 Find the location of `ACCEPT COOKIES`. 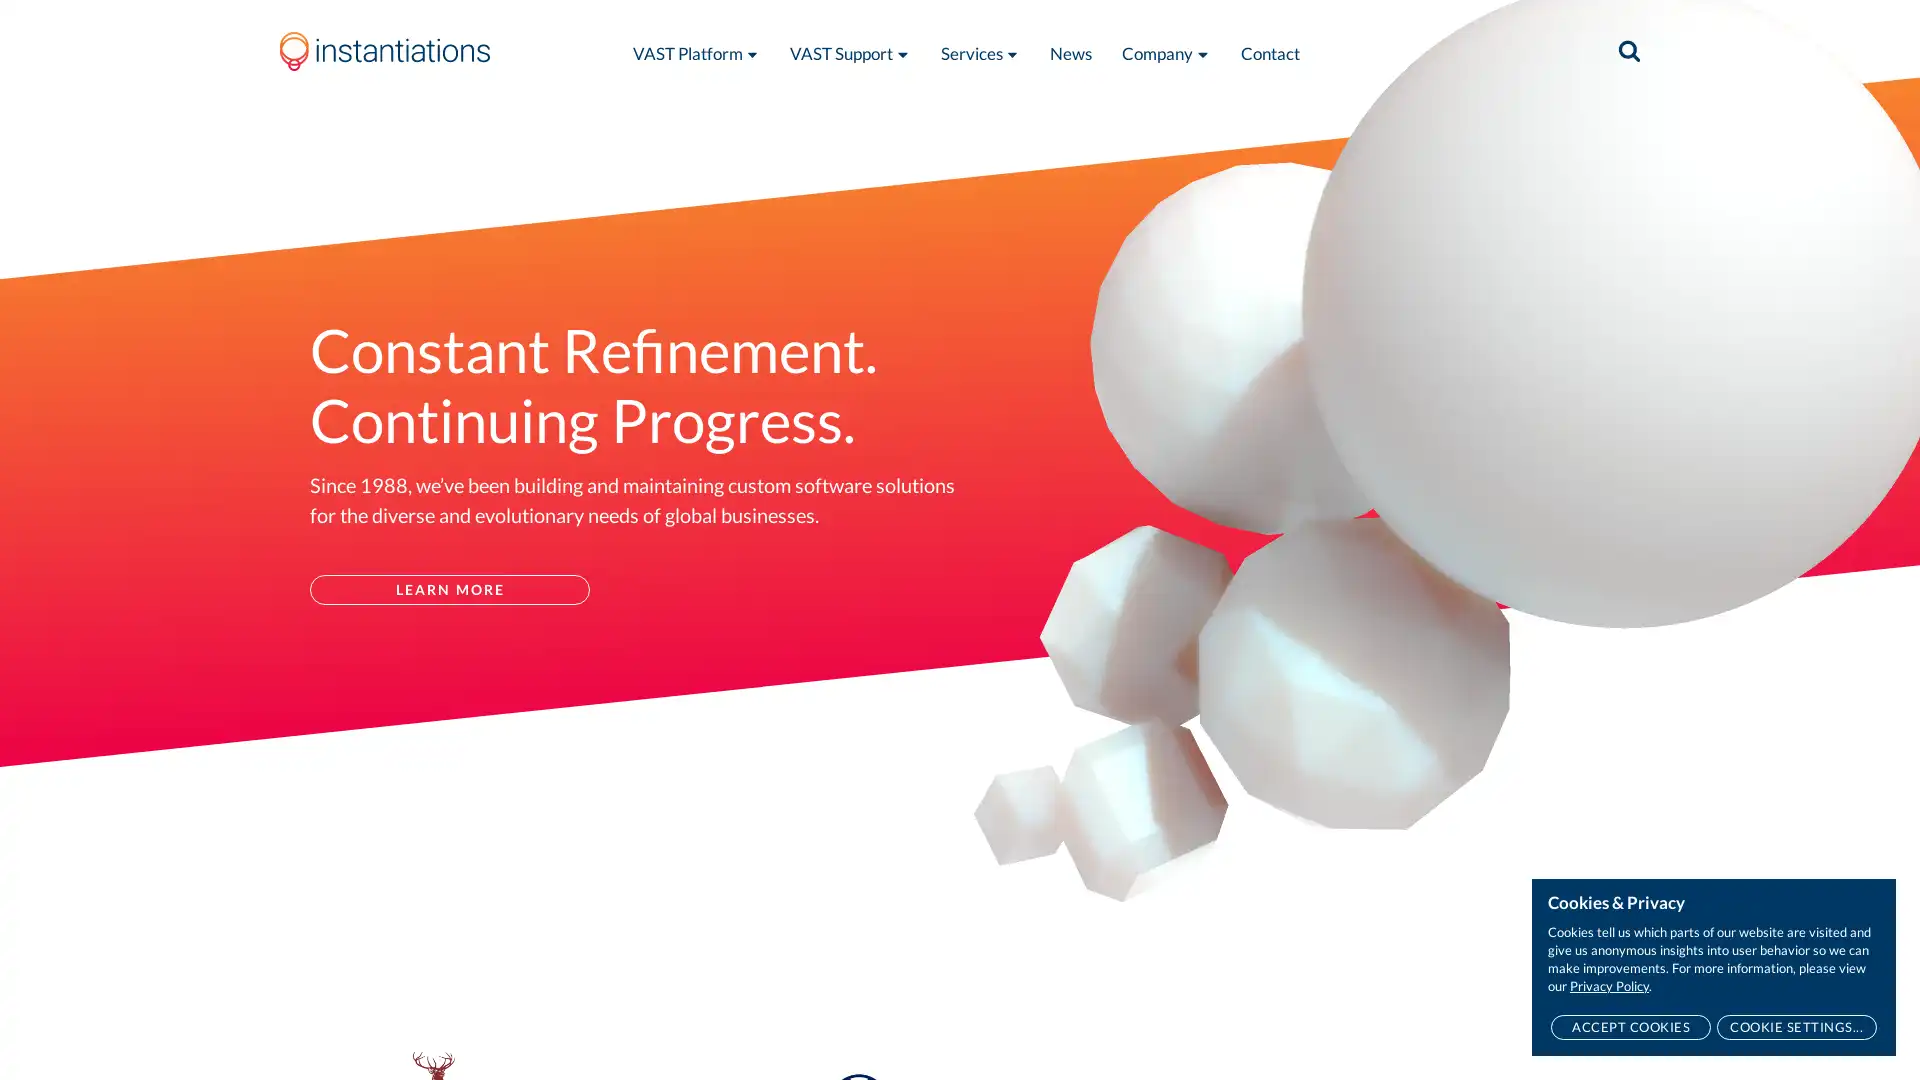

ACCEPT COOKIES is located at coordinates (1630, 1027).